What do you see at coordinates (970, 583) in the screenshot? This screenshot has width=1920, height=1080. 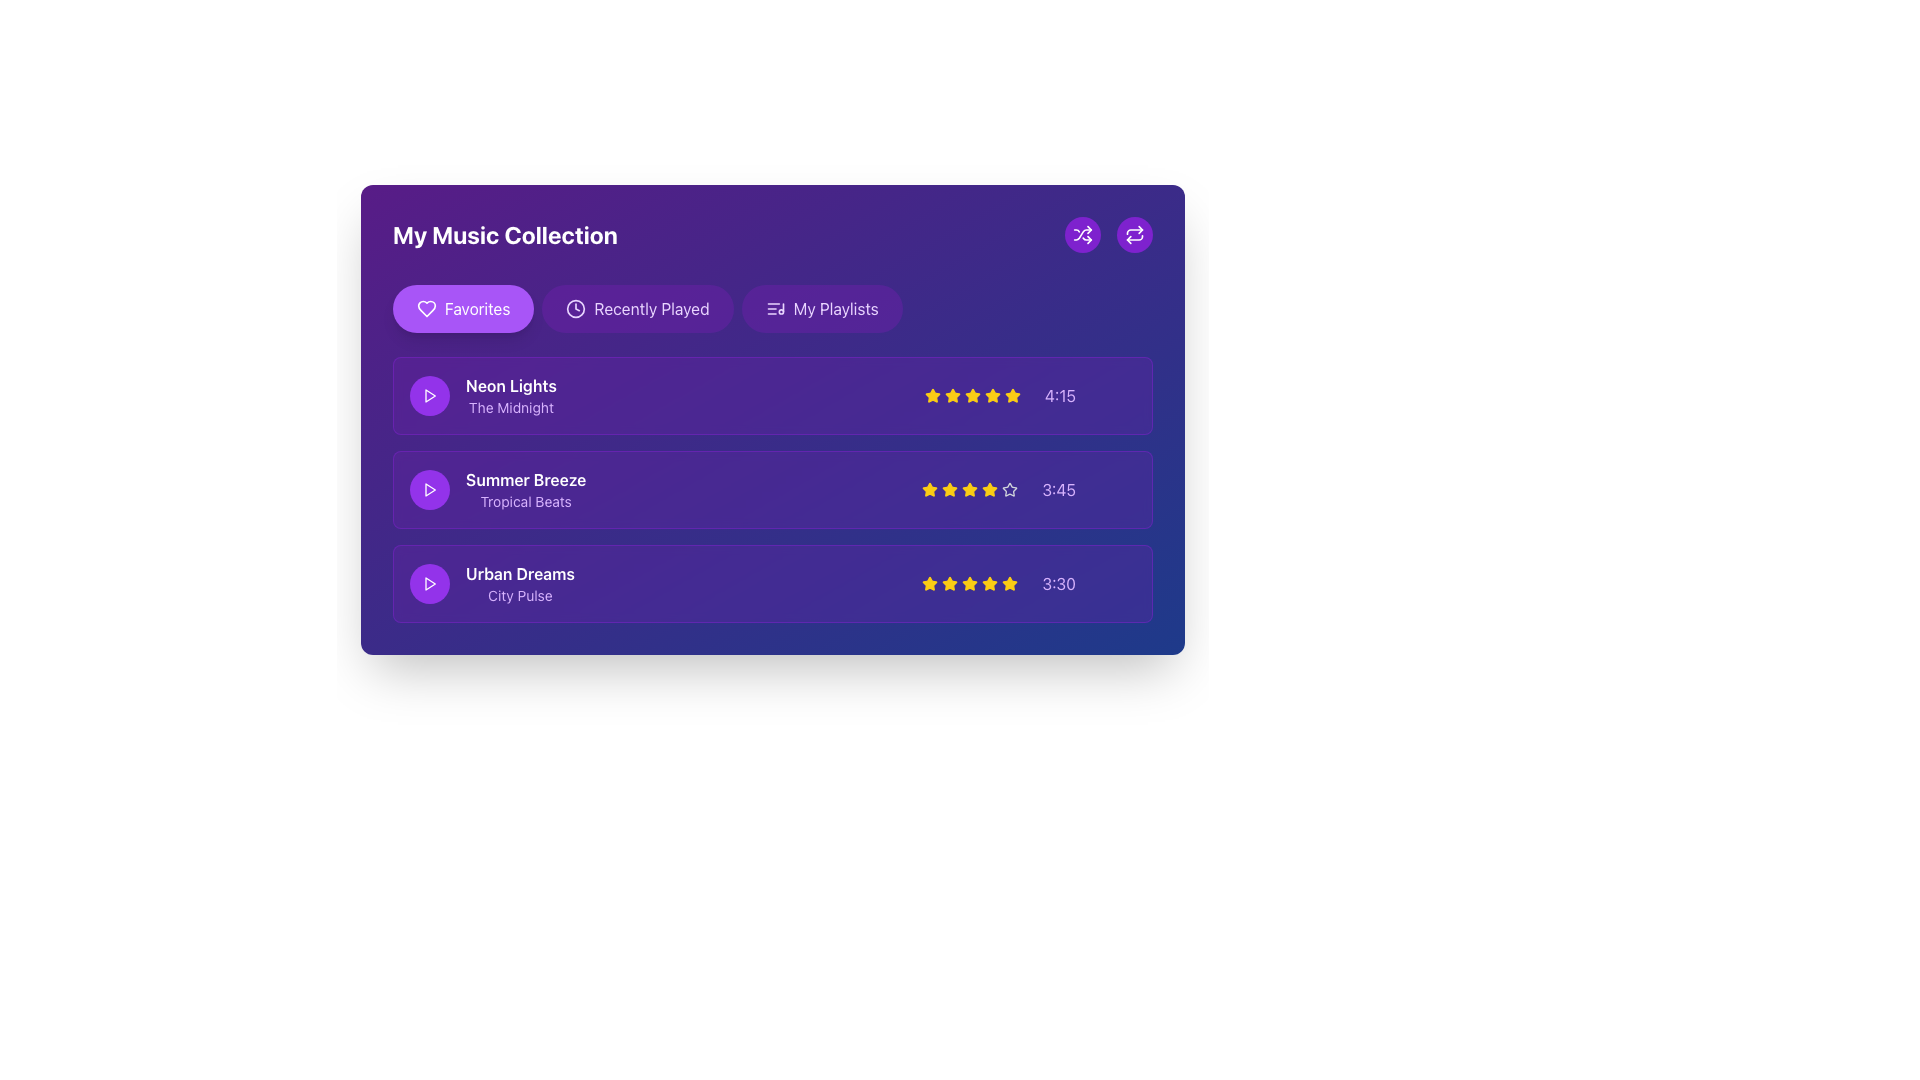 I see `the third star in the horizontal rating bar indicating a three-star rating for the song 'Urban Dreams' in the 'My Music Collection' interface` at bounding box center [970, 583].